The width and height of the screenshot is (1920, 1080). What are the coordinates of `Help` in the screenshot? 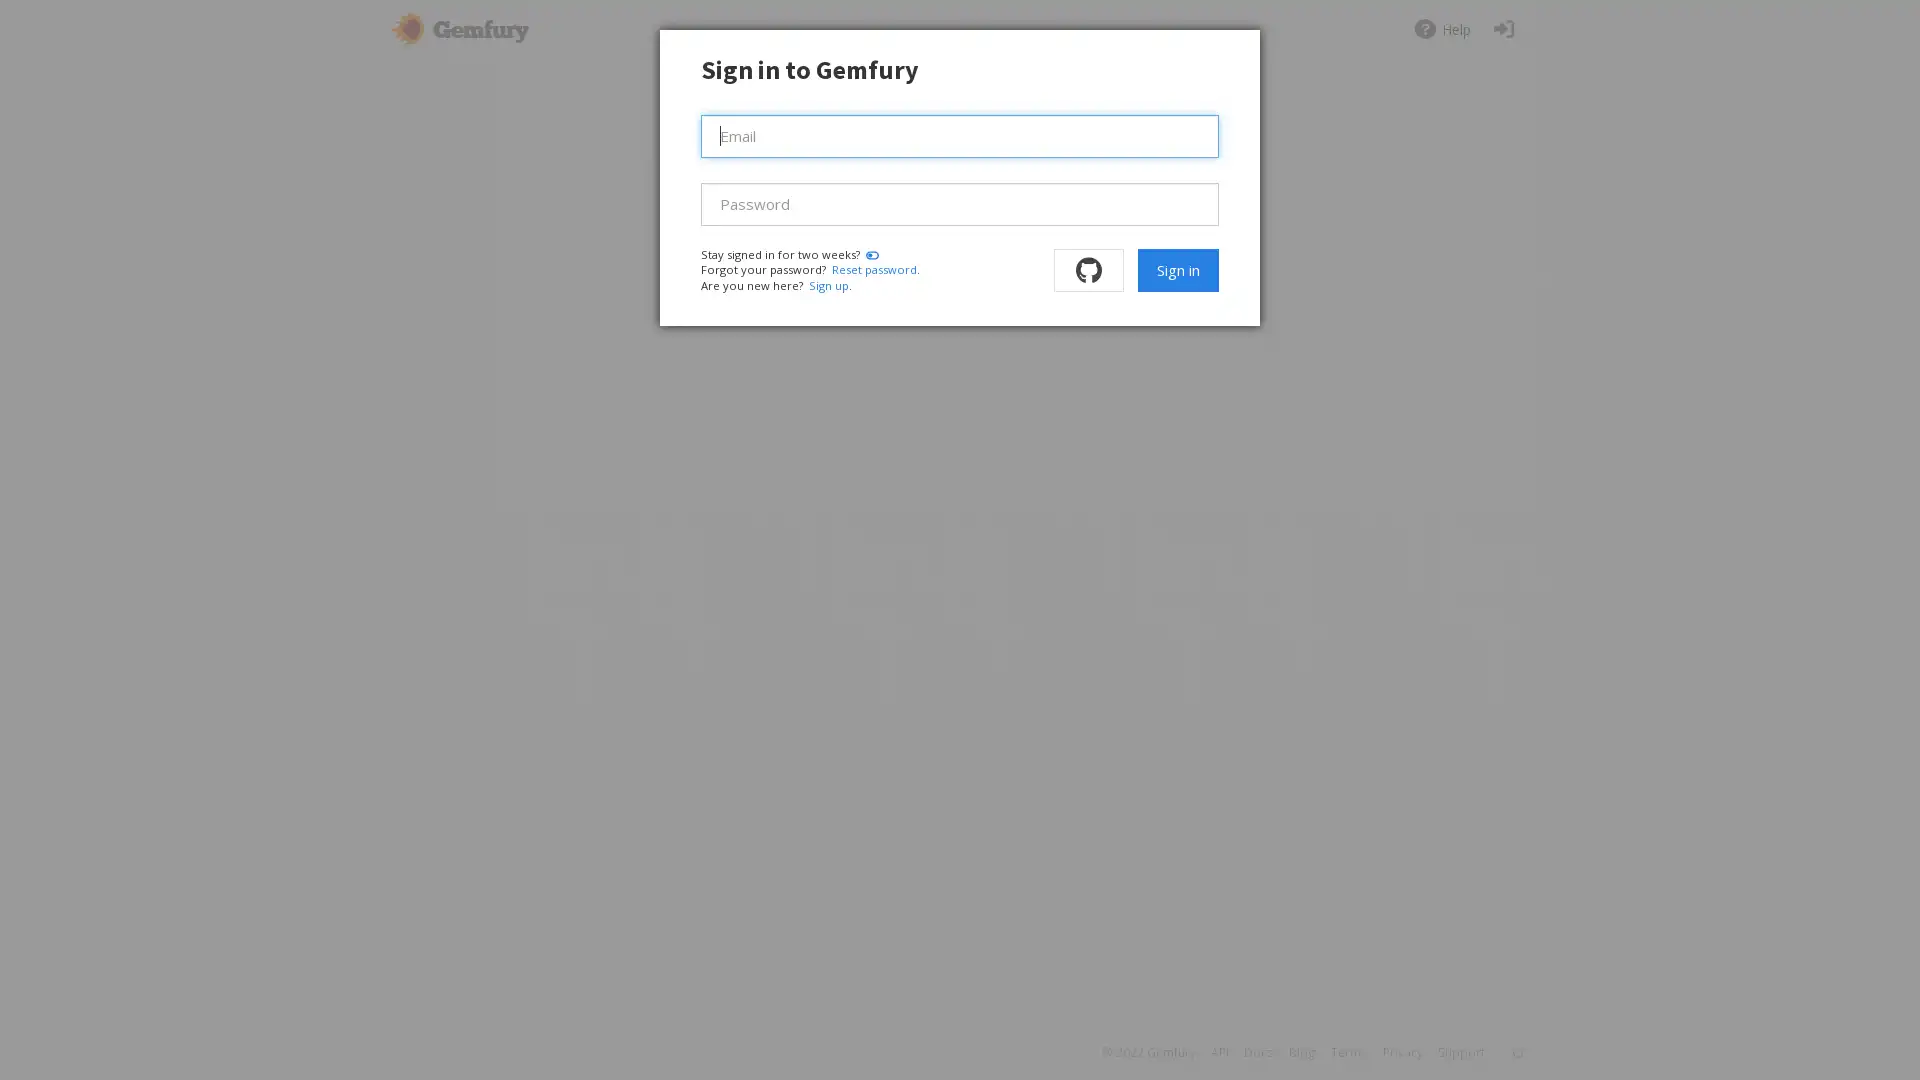 It's located at (1441, 29).